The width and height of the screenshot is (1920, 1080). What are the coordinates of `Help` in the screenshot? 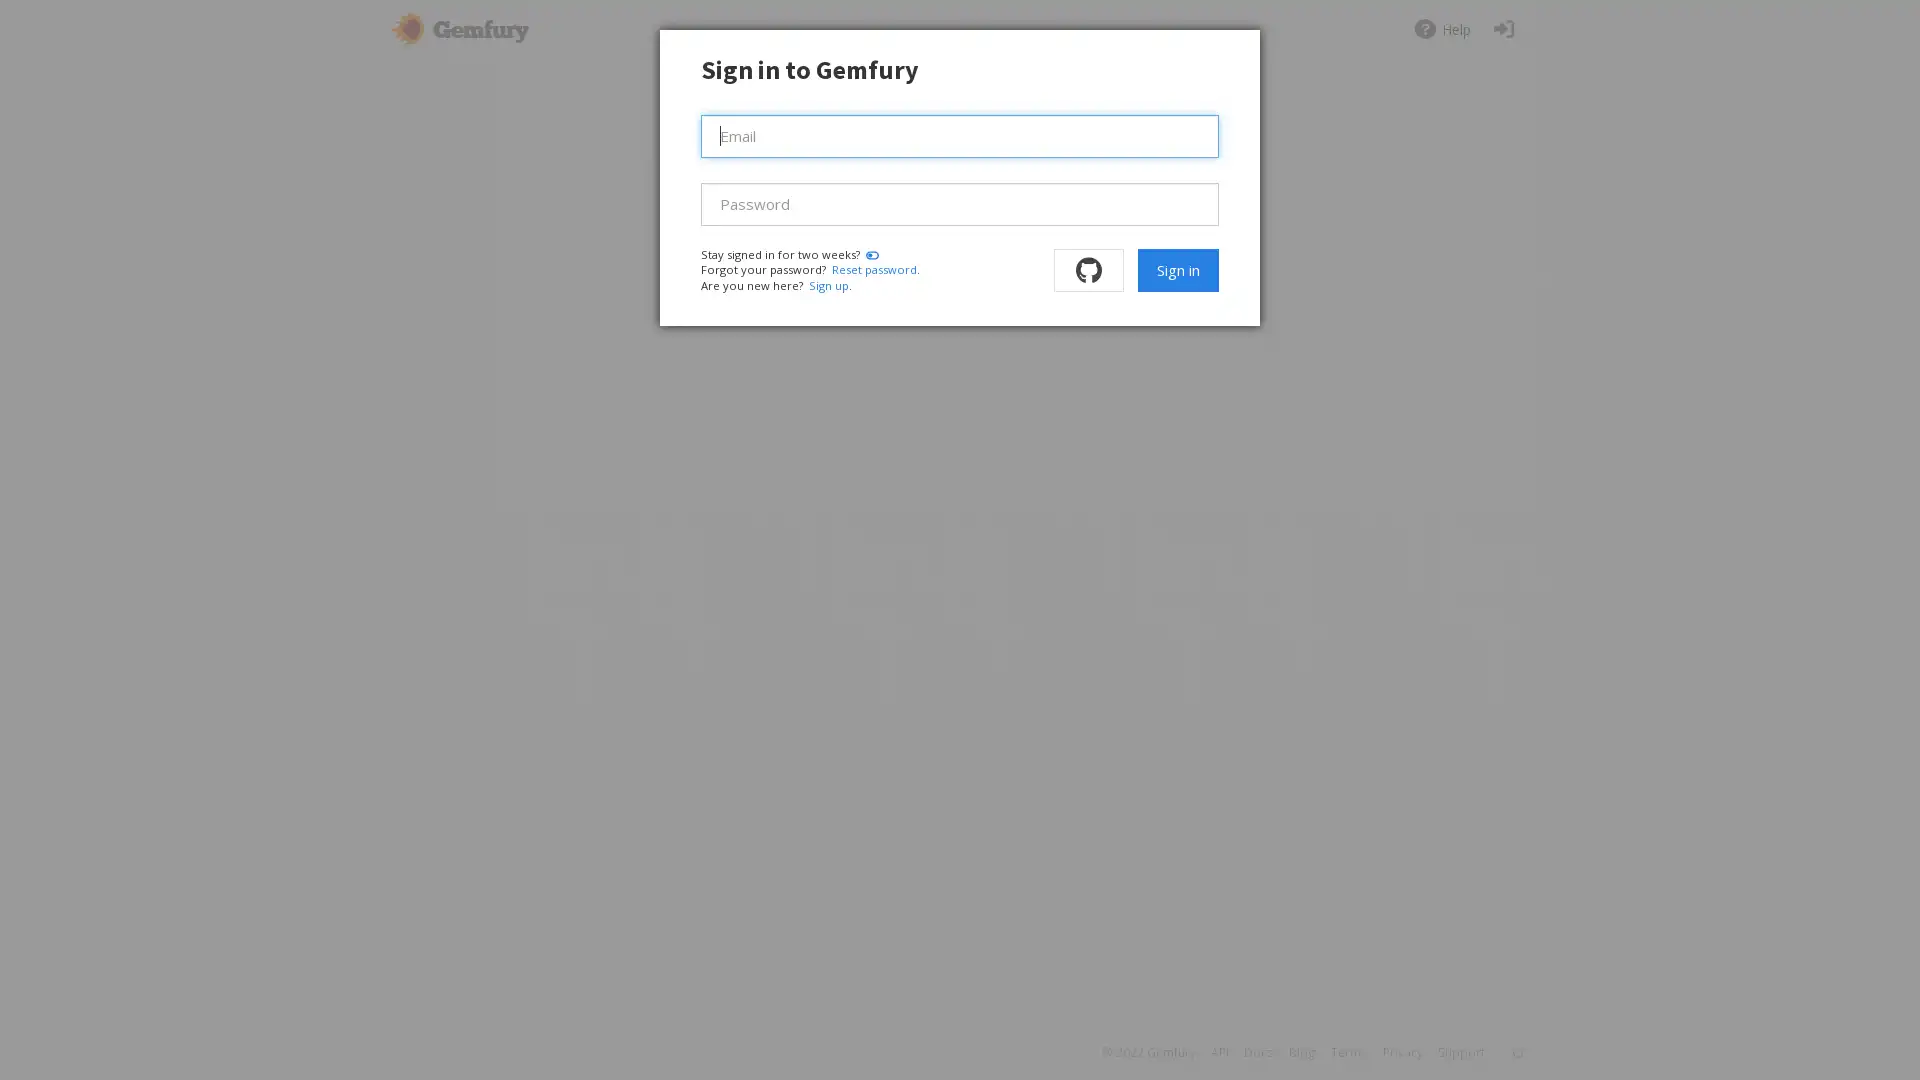 It's located at (1441, 29).